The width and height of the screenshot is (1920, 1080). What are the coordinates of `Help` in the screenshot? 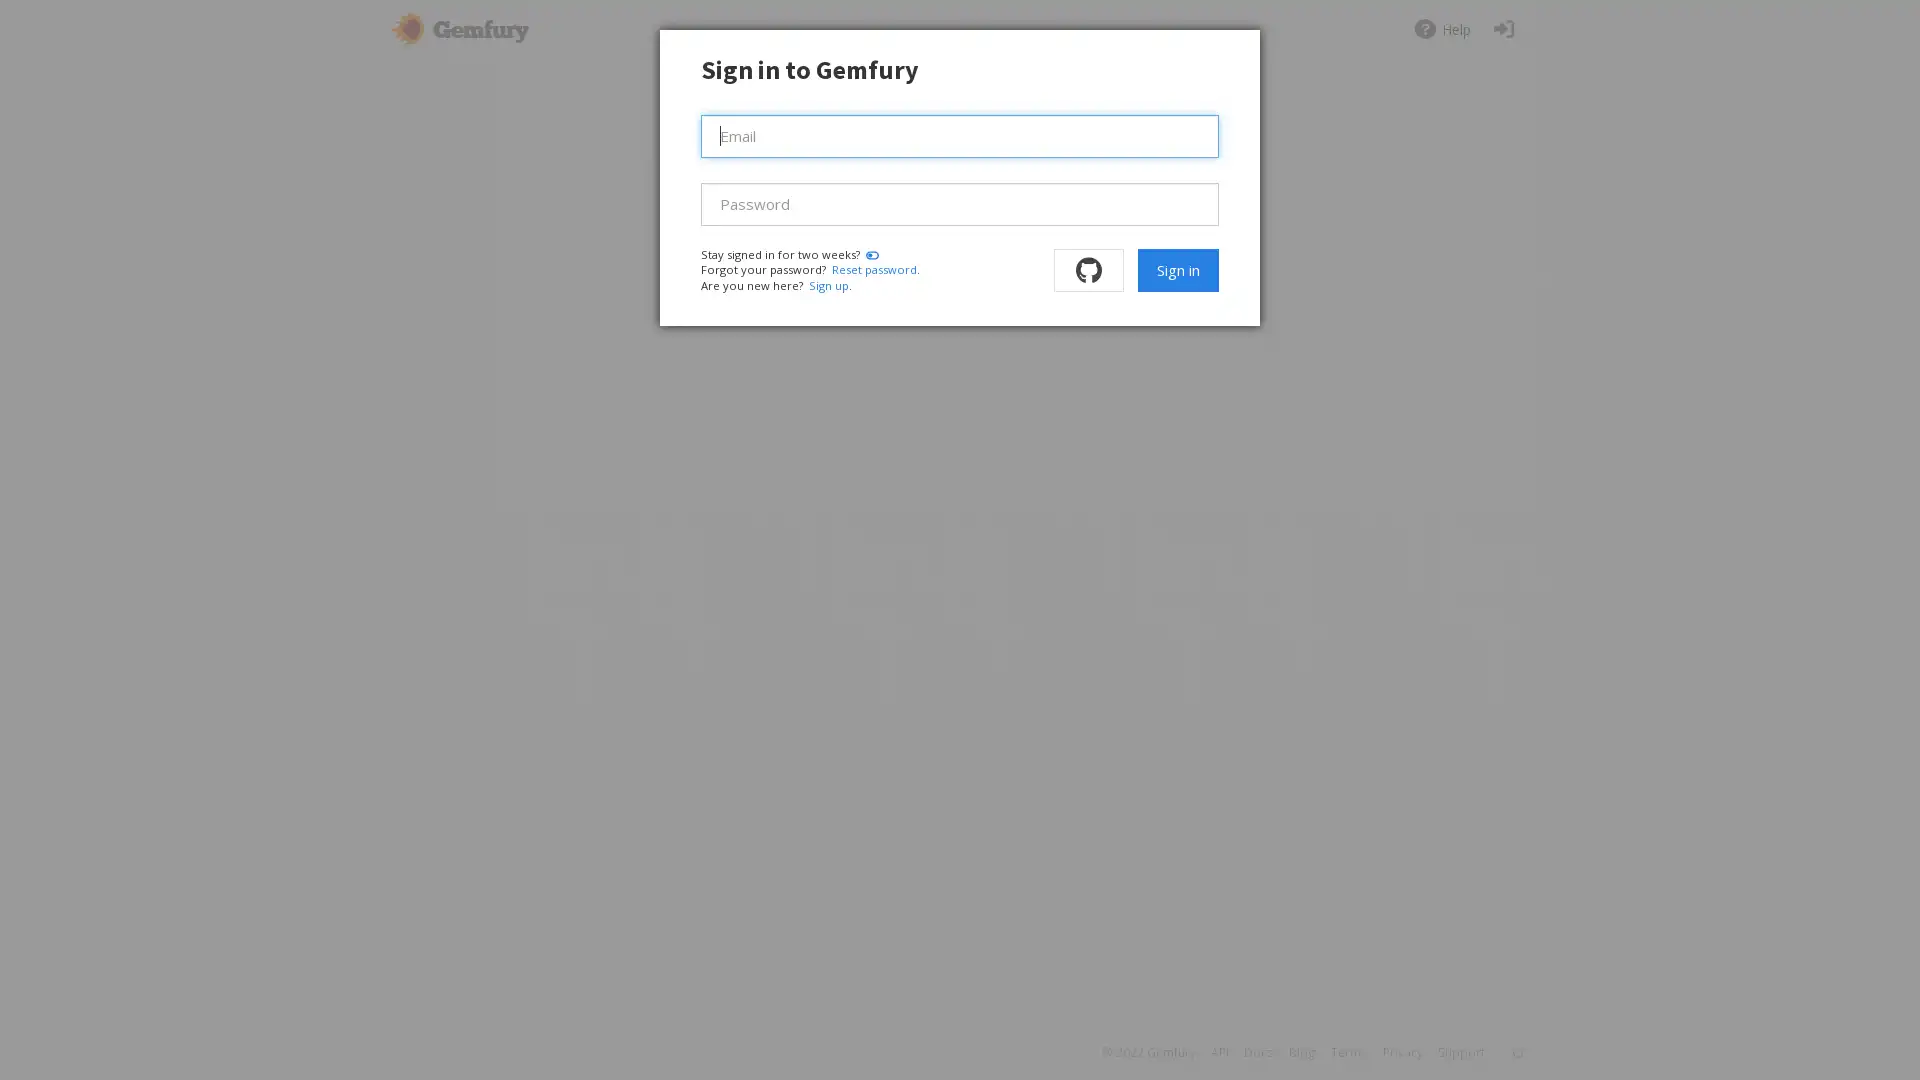 It's located at (1441, 29).